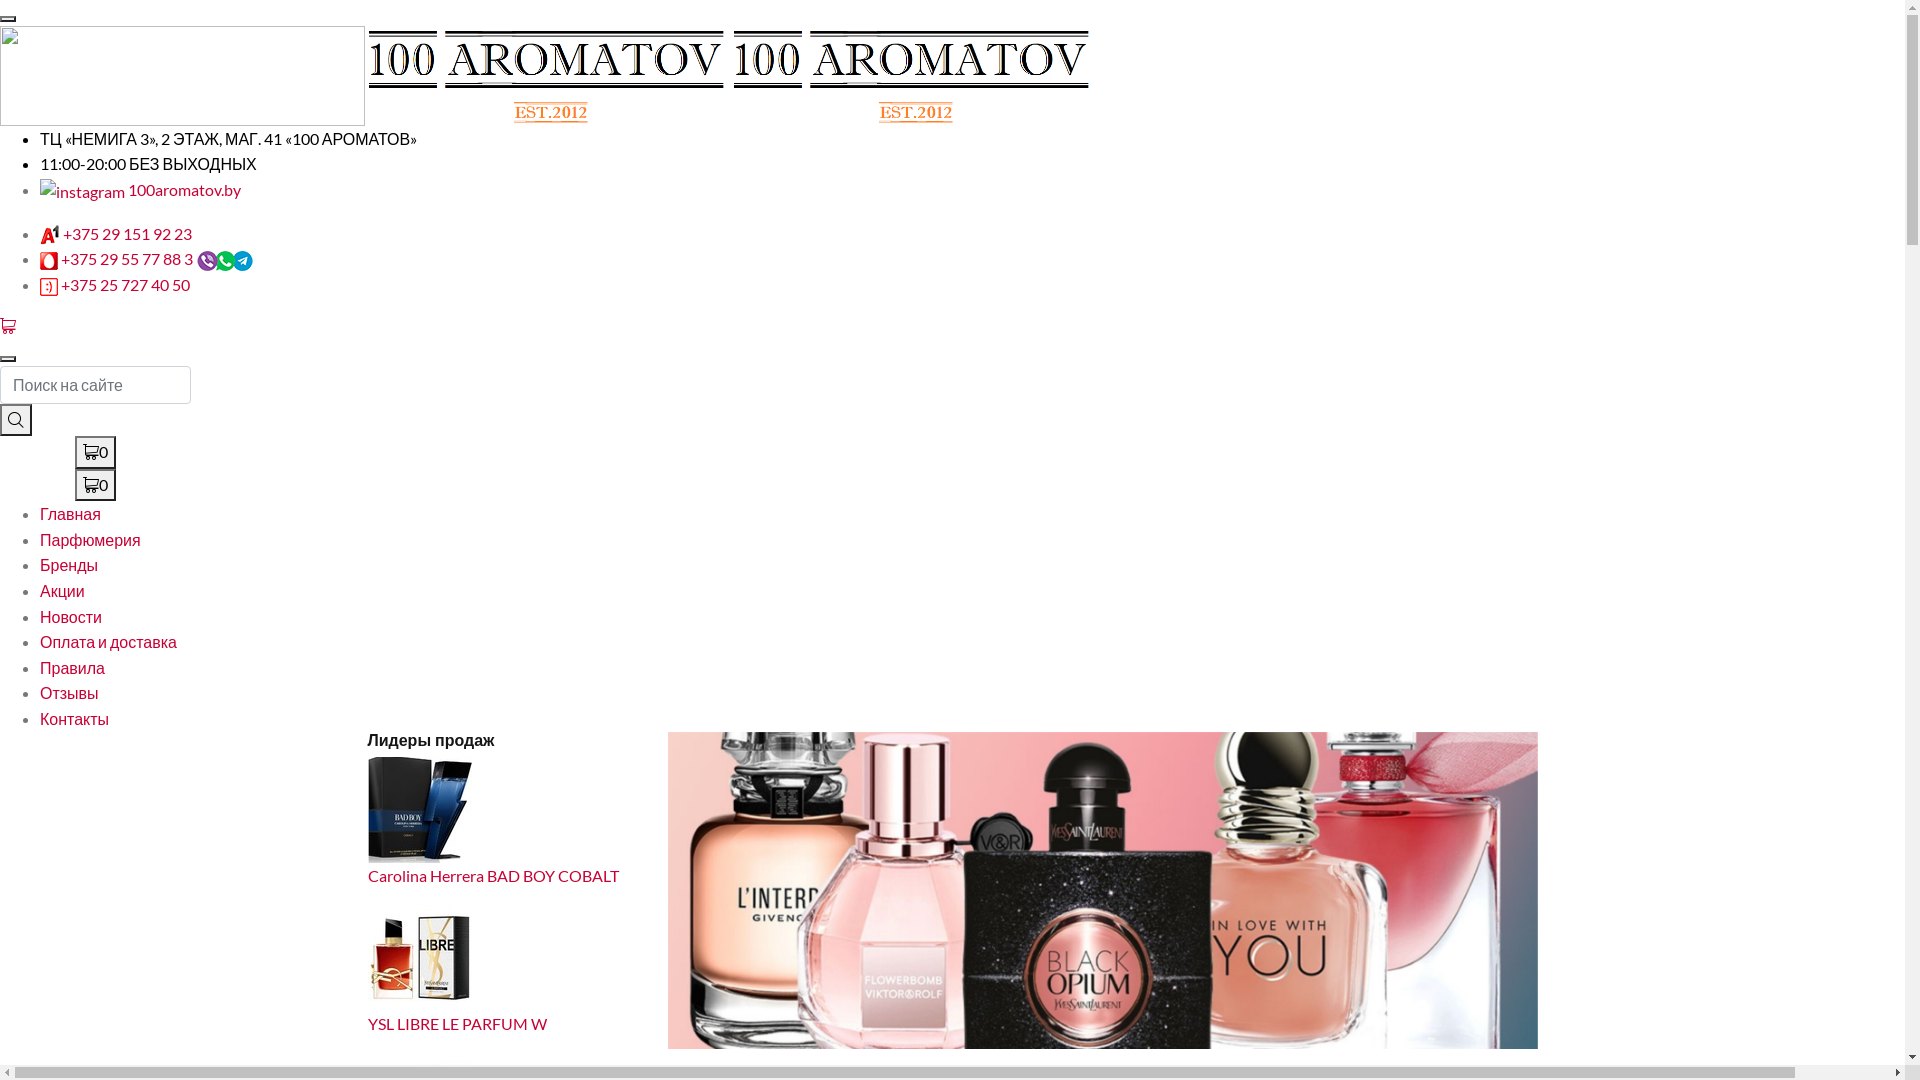 Image resolution: width=1920 pixels, height=1080 pixels. I want to click on 'Next', so click(1405, 889).